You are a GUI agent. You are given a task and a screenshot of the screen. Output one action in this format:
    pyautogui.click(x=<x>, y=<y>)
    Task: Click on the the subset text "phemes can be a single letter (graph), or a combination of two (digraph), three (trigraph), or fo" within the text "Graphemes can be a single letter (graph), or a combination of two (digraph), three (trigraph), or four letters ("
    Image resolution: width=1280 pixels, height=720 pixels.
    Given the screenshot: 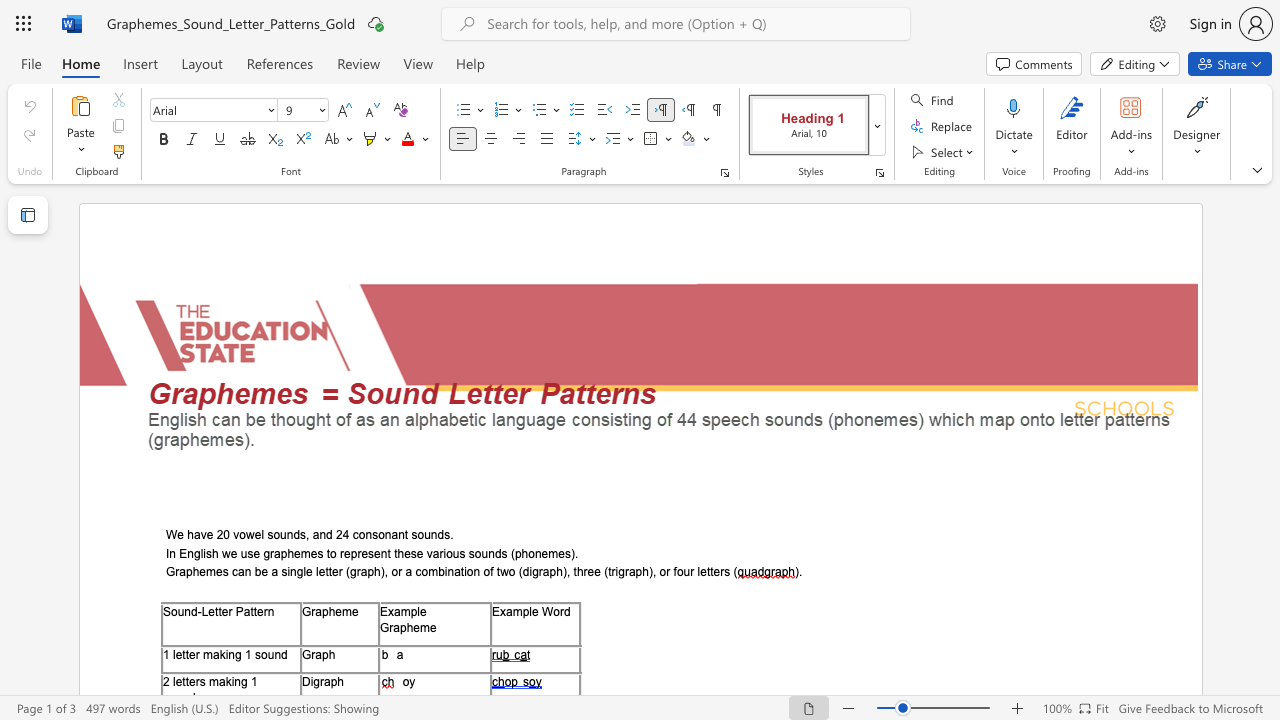 What is the action you would take?
    pyautogui.click(x=185, y=572)
    